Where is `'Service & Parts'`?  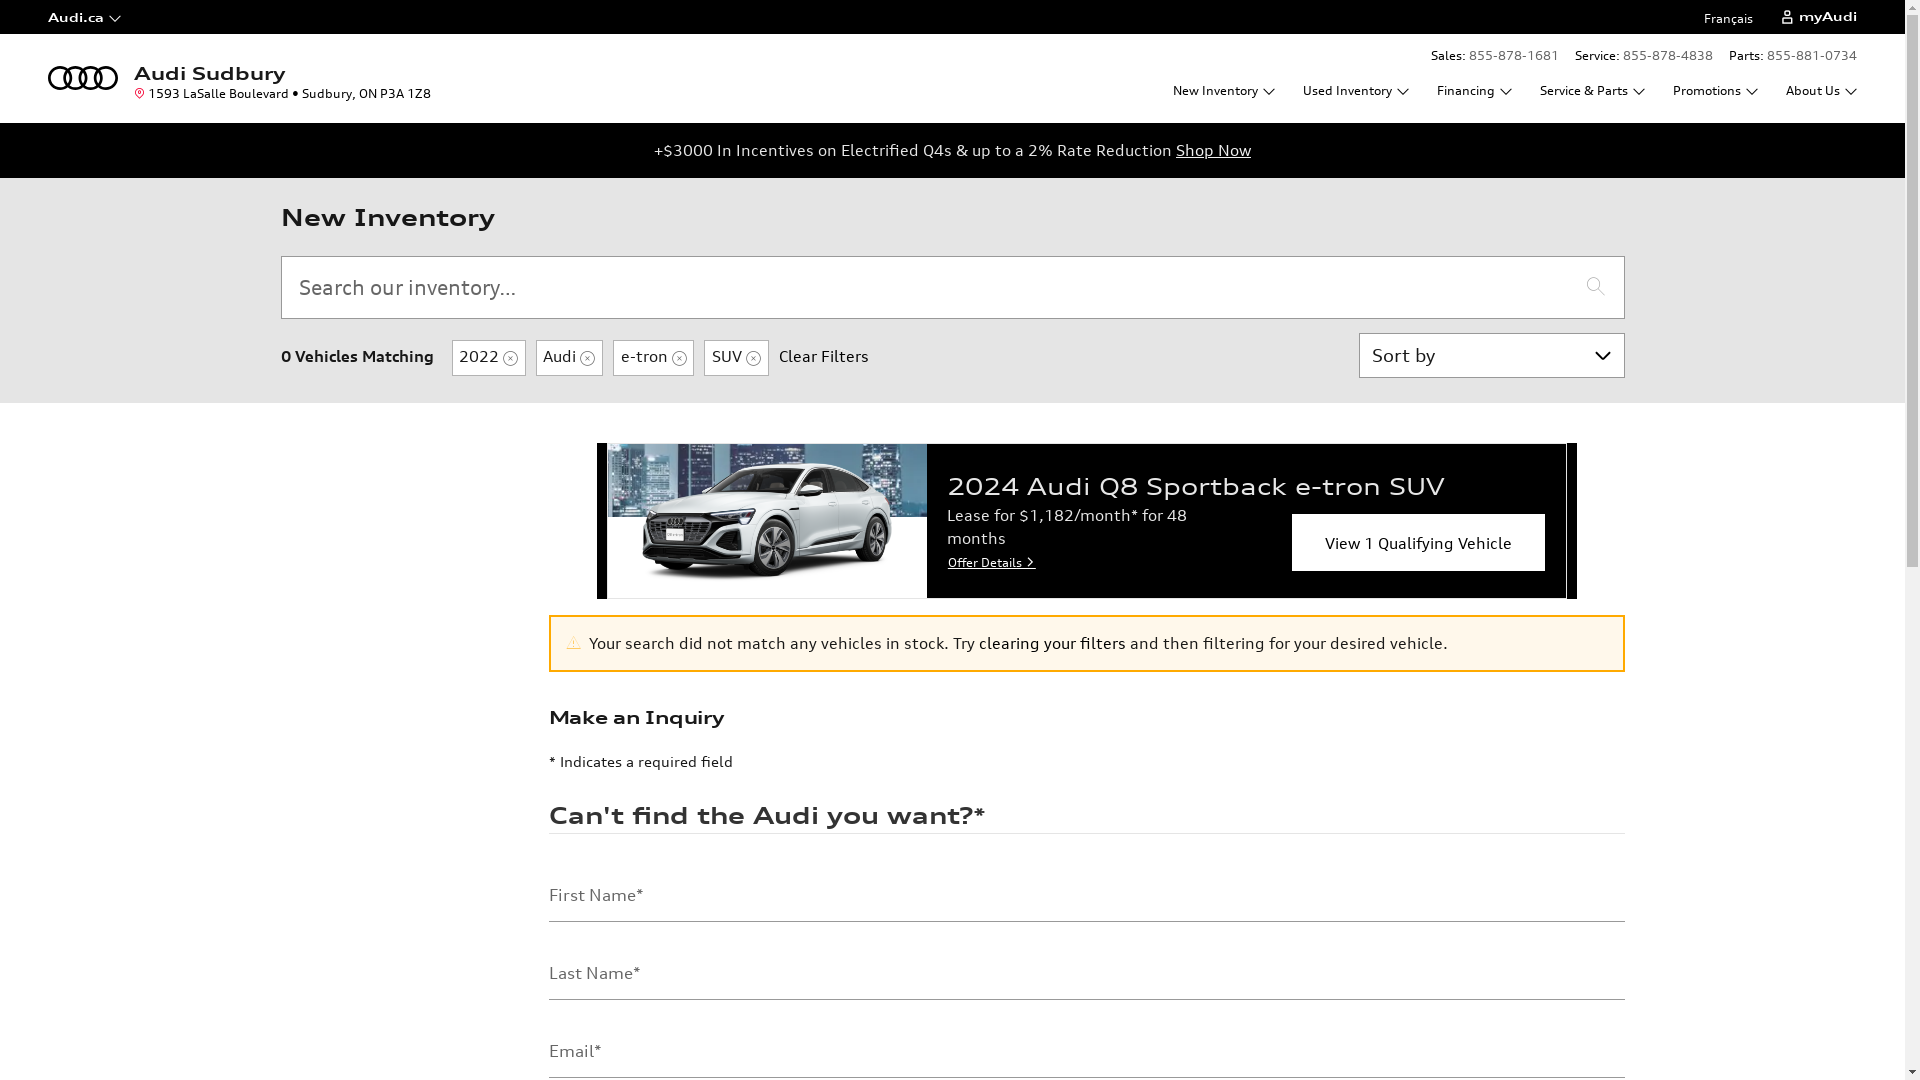 'Service & Parts' is located at coordinates (1591, 90).